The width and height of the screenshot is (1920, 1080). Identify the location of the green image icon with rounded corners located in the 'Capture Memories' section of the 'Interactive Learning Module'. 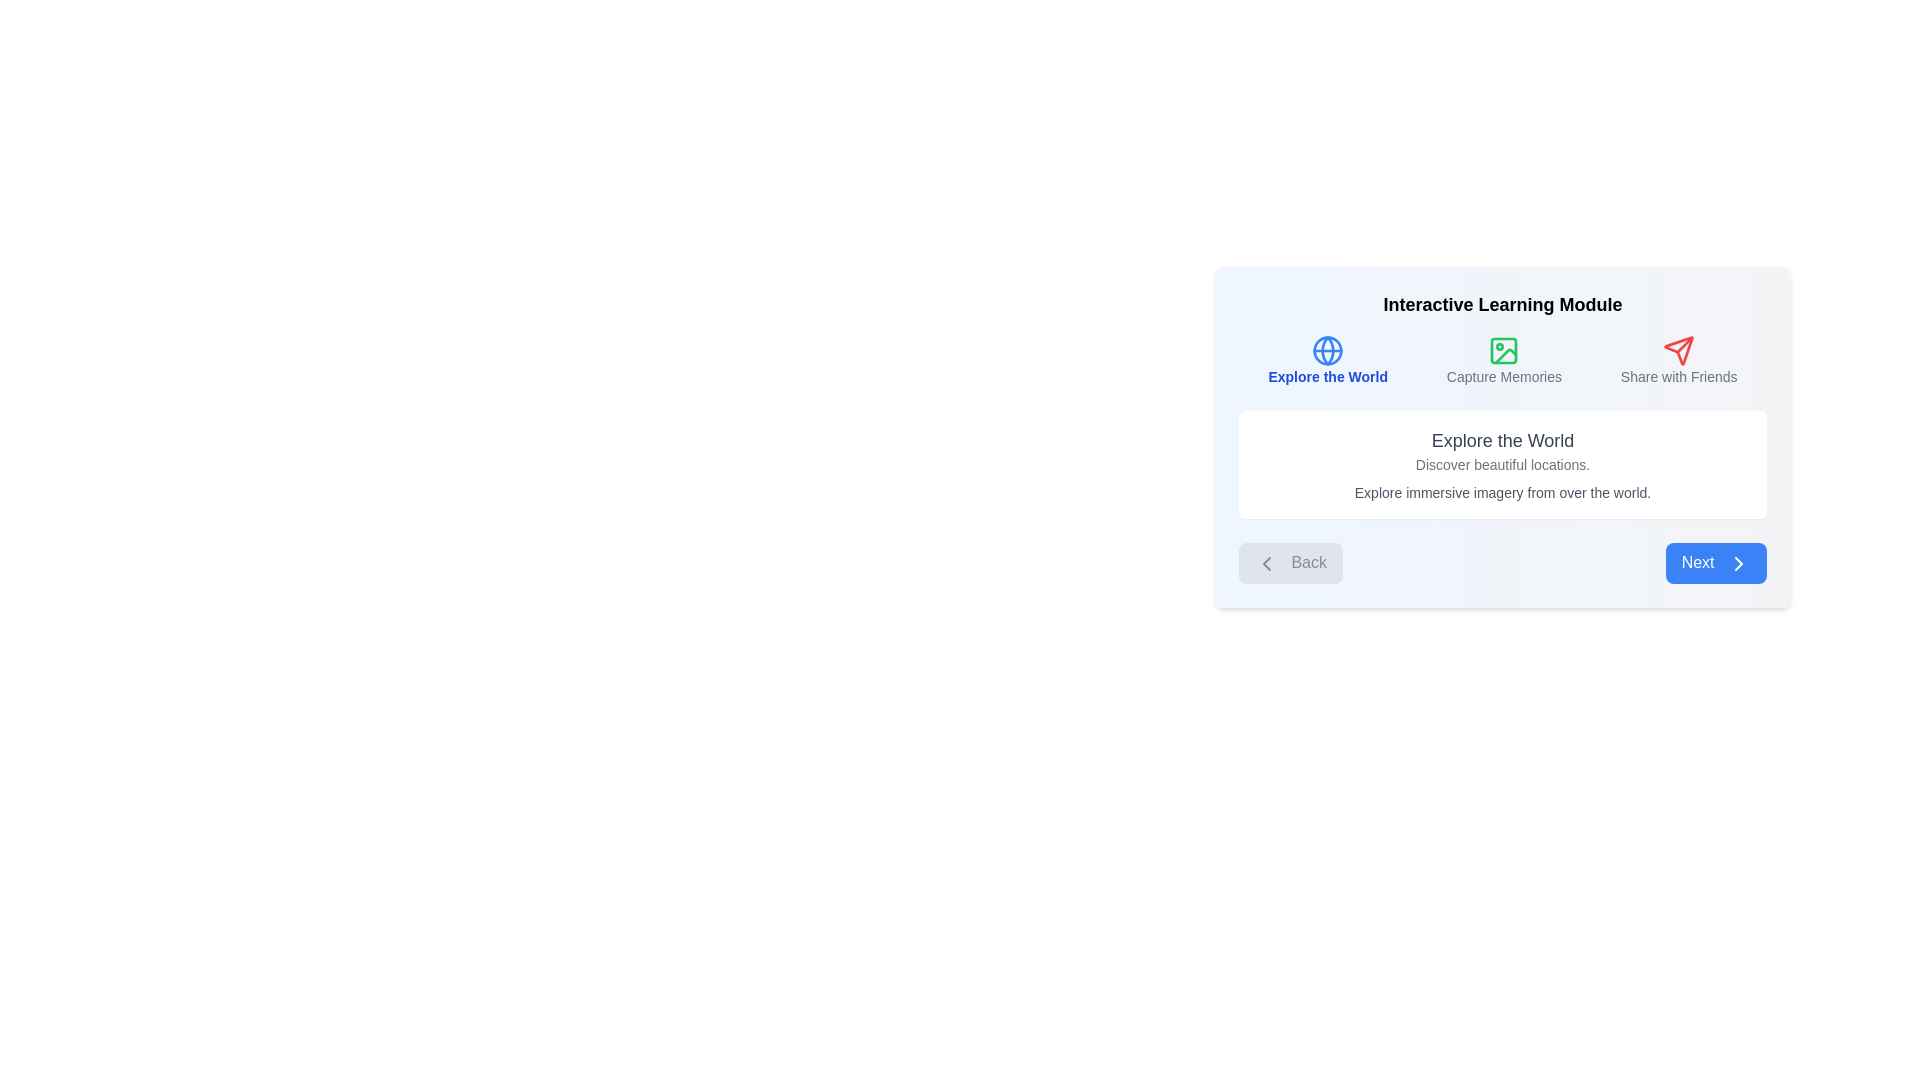
(1504, 350).